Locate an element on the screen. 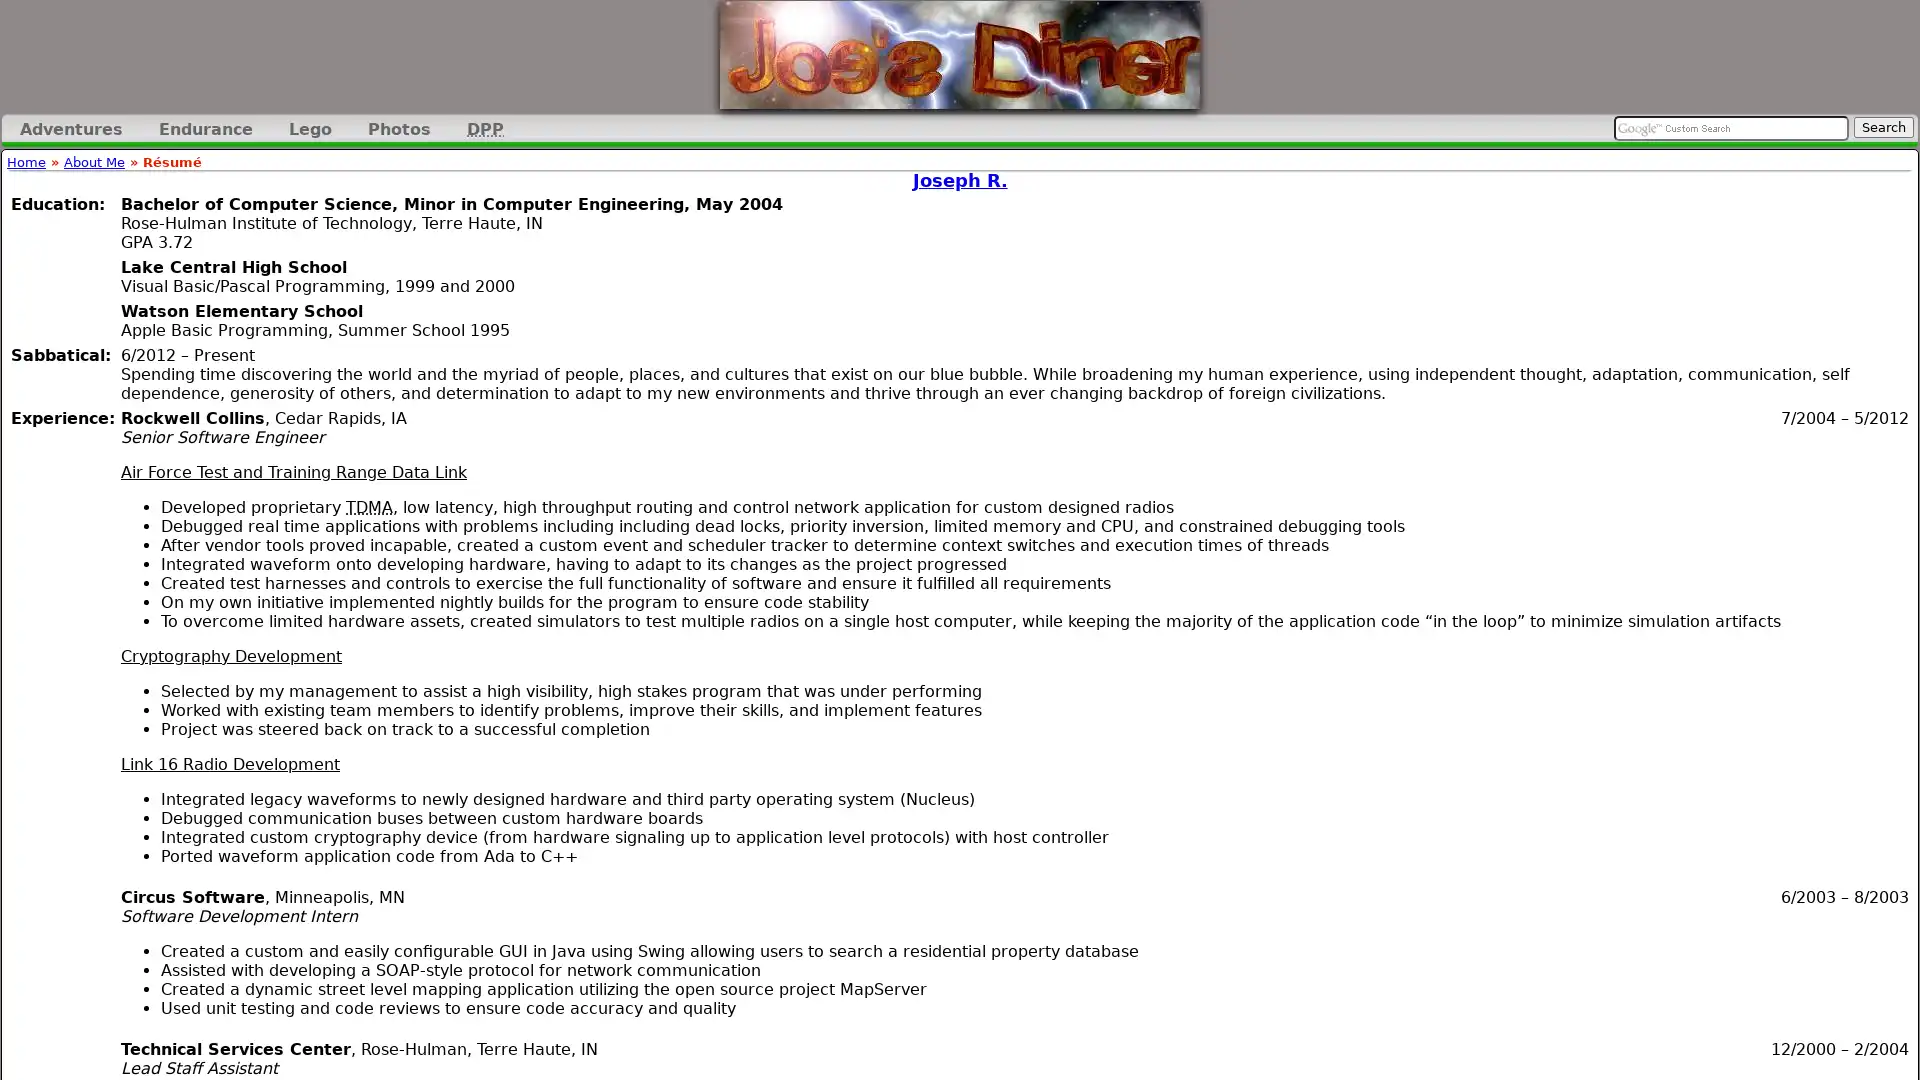 The height and width of the screenshot is (1080, 1920). Search is located at coordinates (1882, 127).